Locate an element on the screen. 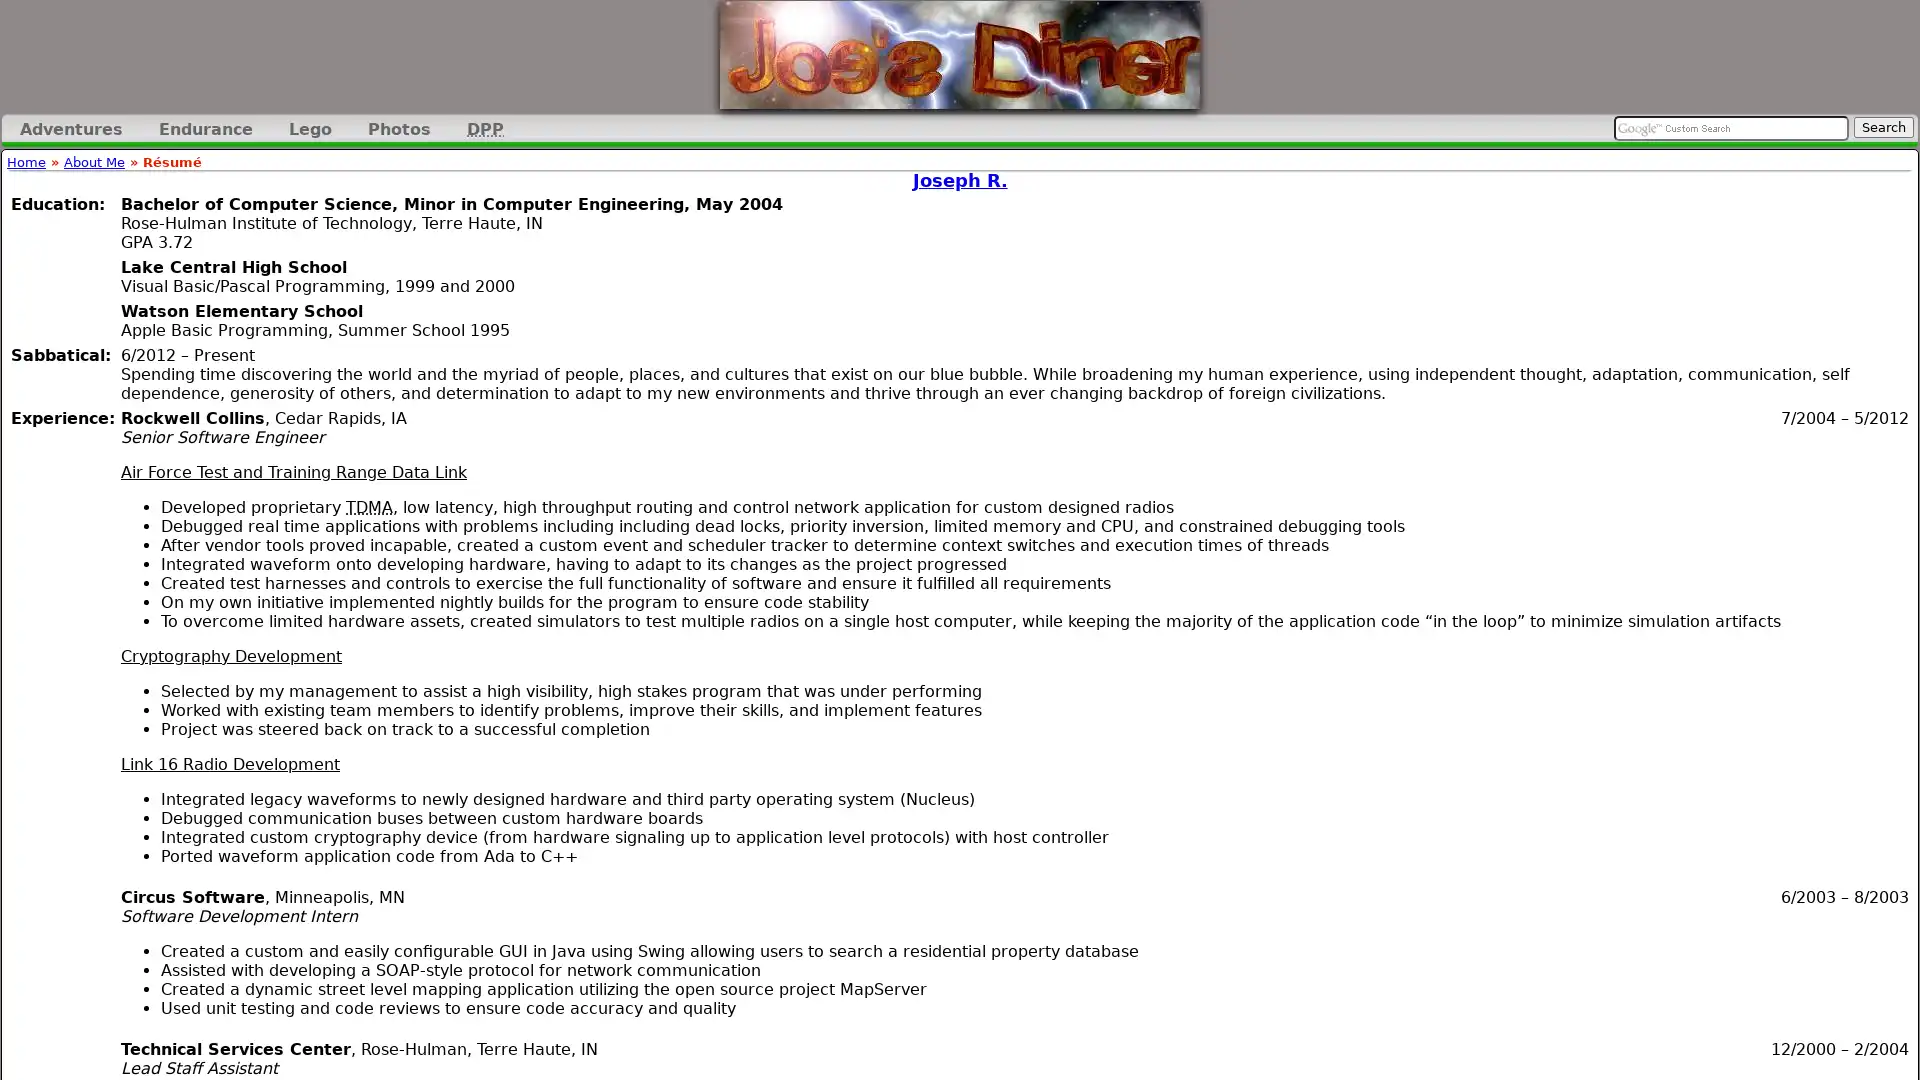 The height and width of the screenshot is (1080, 1920). Search is located at coordinates (1882, 127).